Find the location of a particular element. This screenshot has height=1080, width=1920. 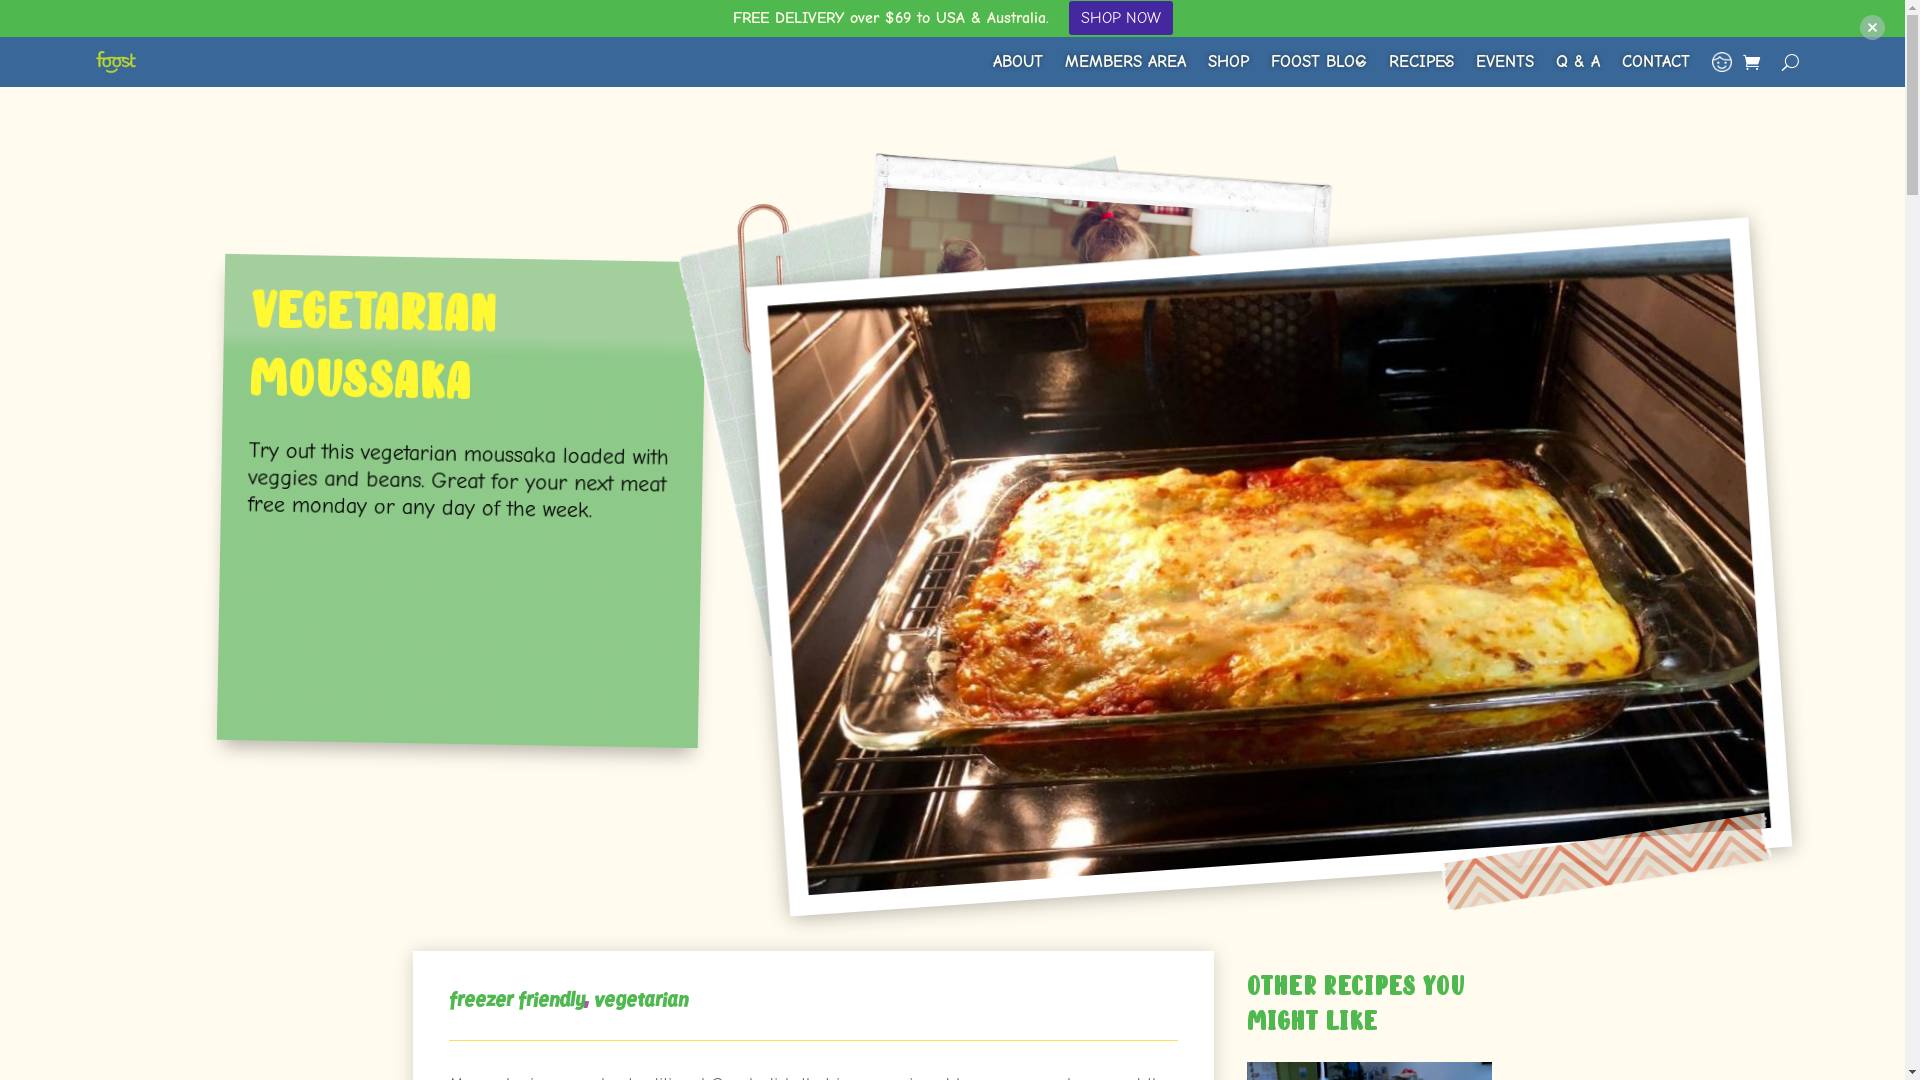

'CONTACT' is located at coordinates (1656, 60).